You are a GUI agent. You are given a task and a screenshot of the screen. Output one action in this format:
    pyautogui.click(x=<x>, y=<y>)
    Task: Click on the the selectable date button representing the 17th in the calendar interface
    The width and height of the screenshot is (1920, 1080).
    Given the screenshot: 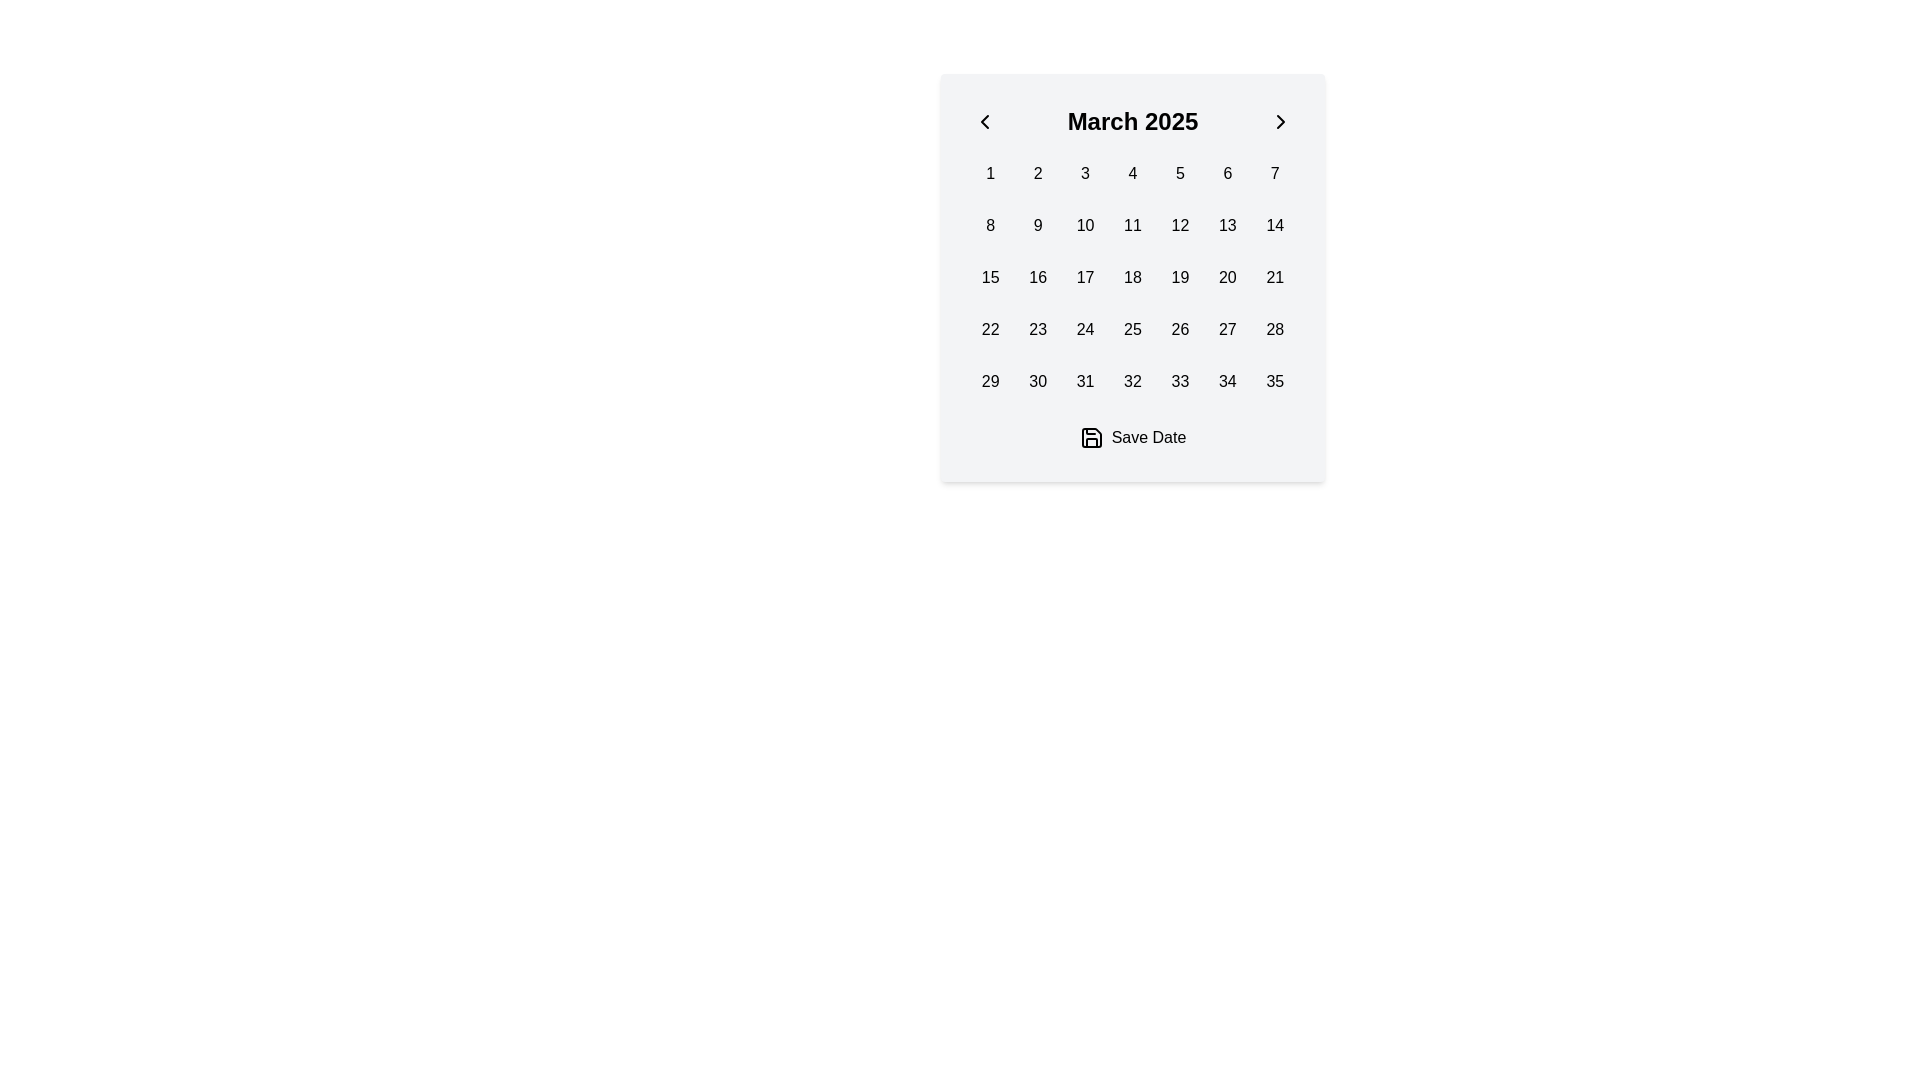 What is the action you would take?
    pyautogui.click(x=1084, y=277)
    